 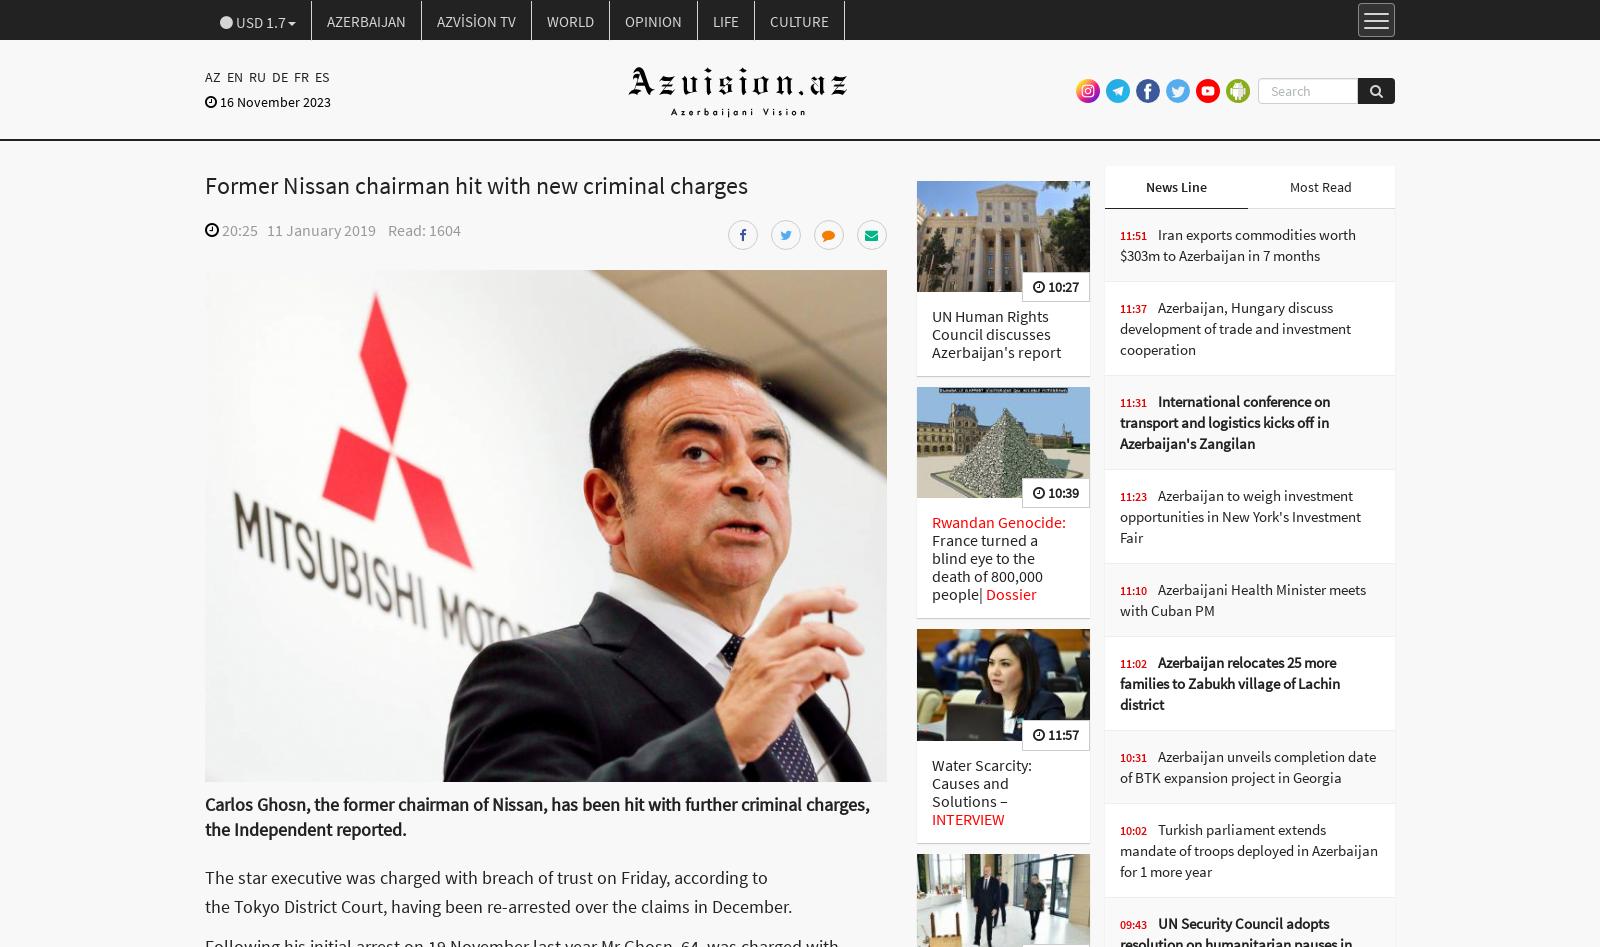 I want to click on 'Dossier', so click(x=1010, y=593).